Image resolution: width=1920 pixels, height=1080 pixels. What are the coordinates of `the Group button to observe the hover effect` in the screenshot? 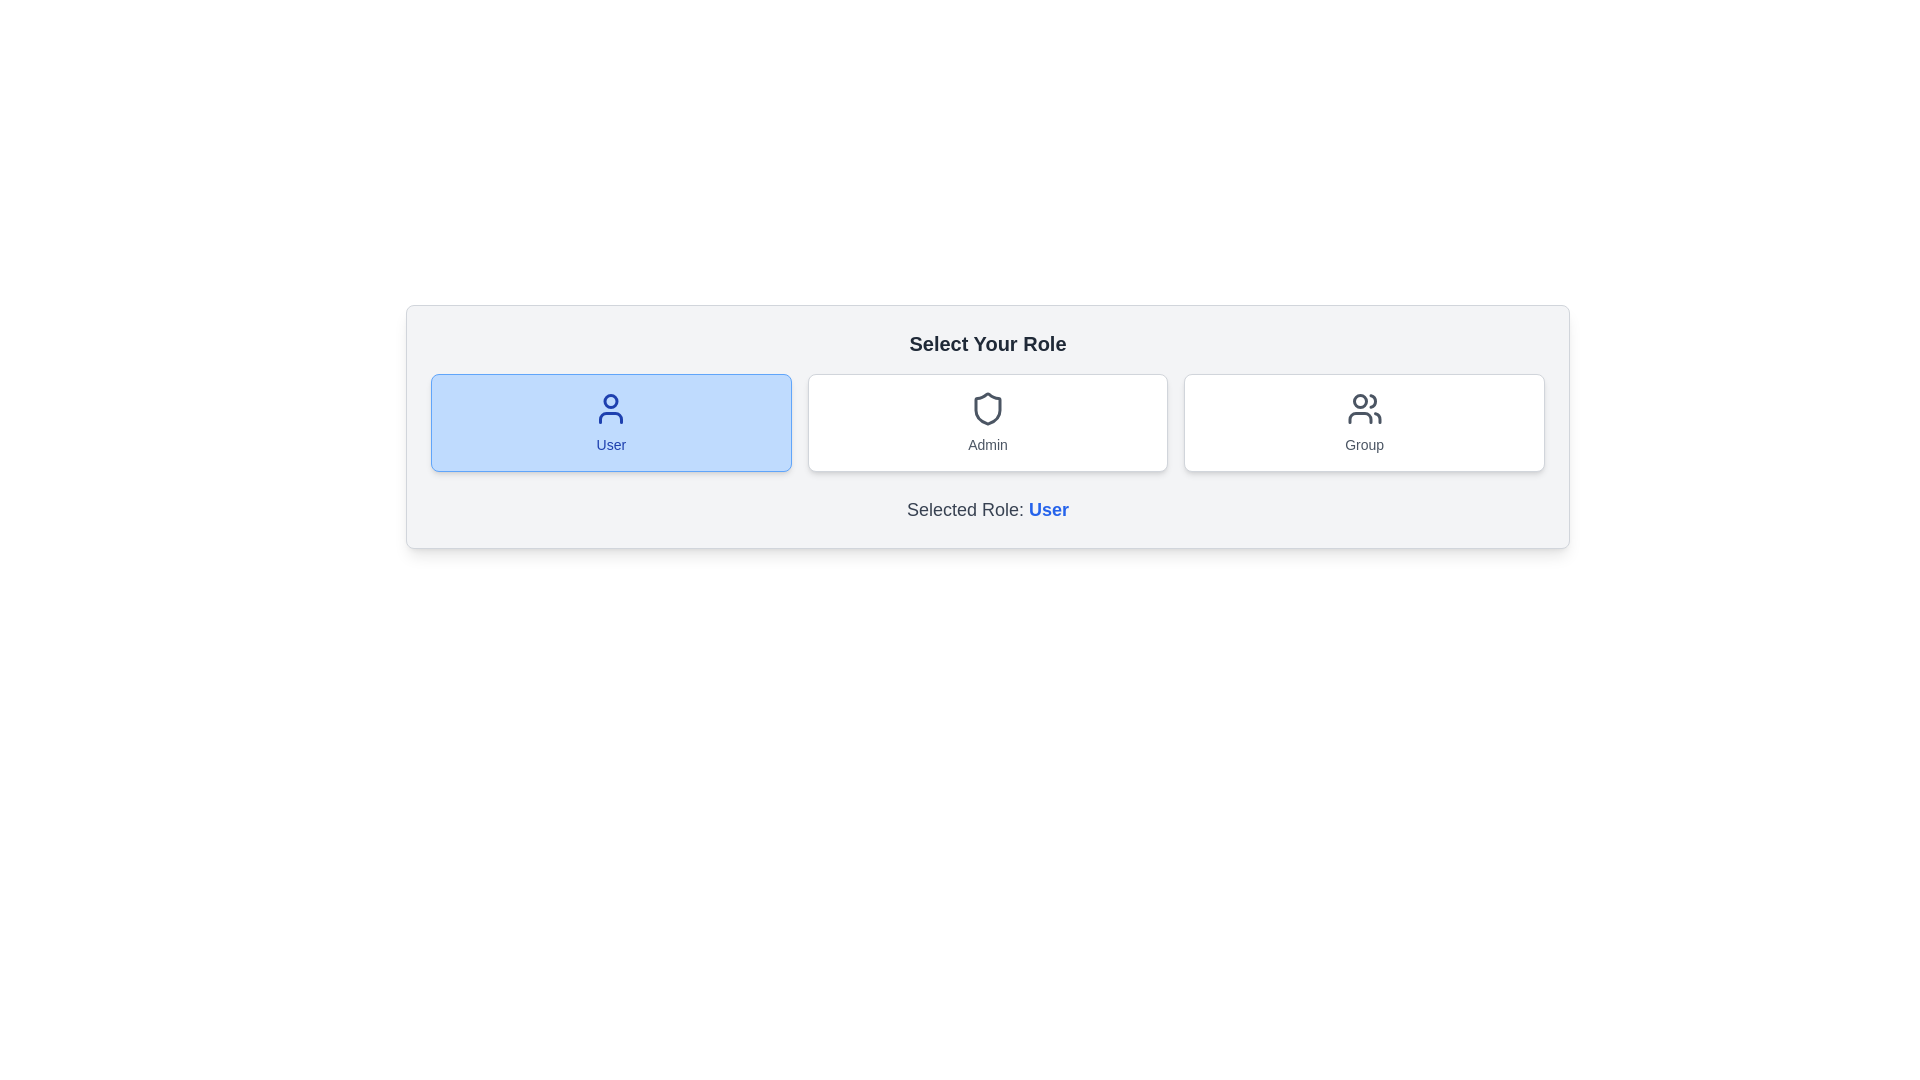 It's located at (1362, 422).